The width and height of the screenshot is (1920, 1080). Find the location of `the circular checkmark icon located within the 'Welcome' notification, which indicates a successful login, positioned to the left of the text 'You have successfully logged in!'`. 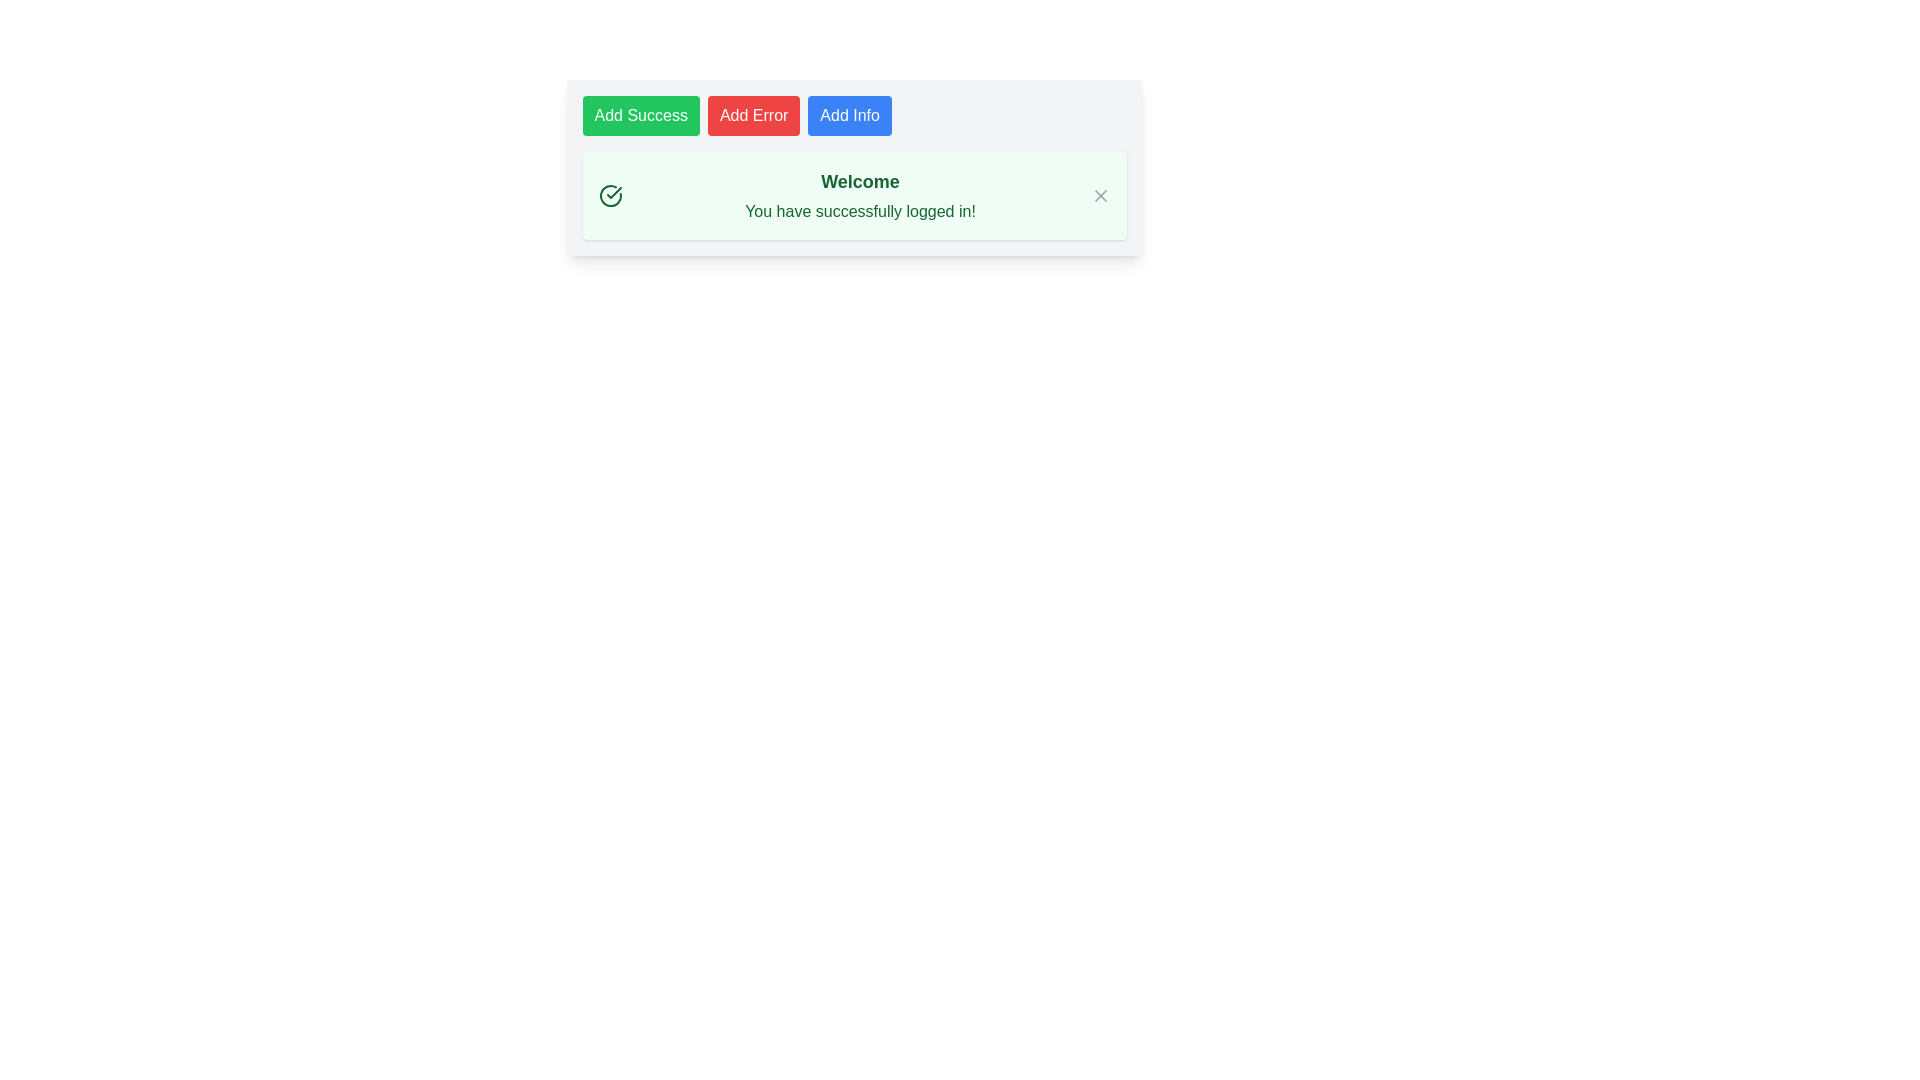

the circular checkmark icon located within the 'Welcome' notification, which indicates a successful login, positioned to the left of the text 'You have successfully logged in!' is located at coordinates (609, 196).